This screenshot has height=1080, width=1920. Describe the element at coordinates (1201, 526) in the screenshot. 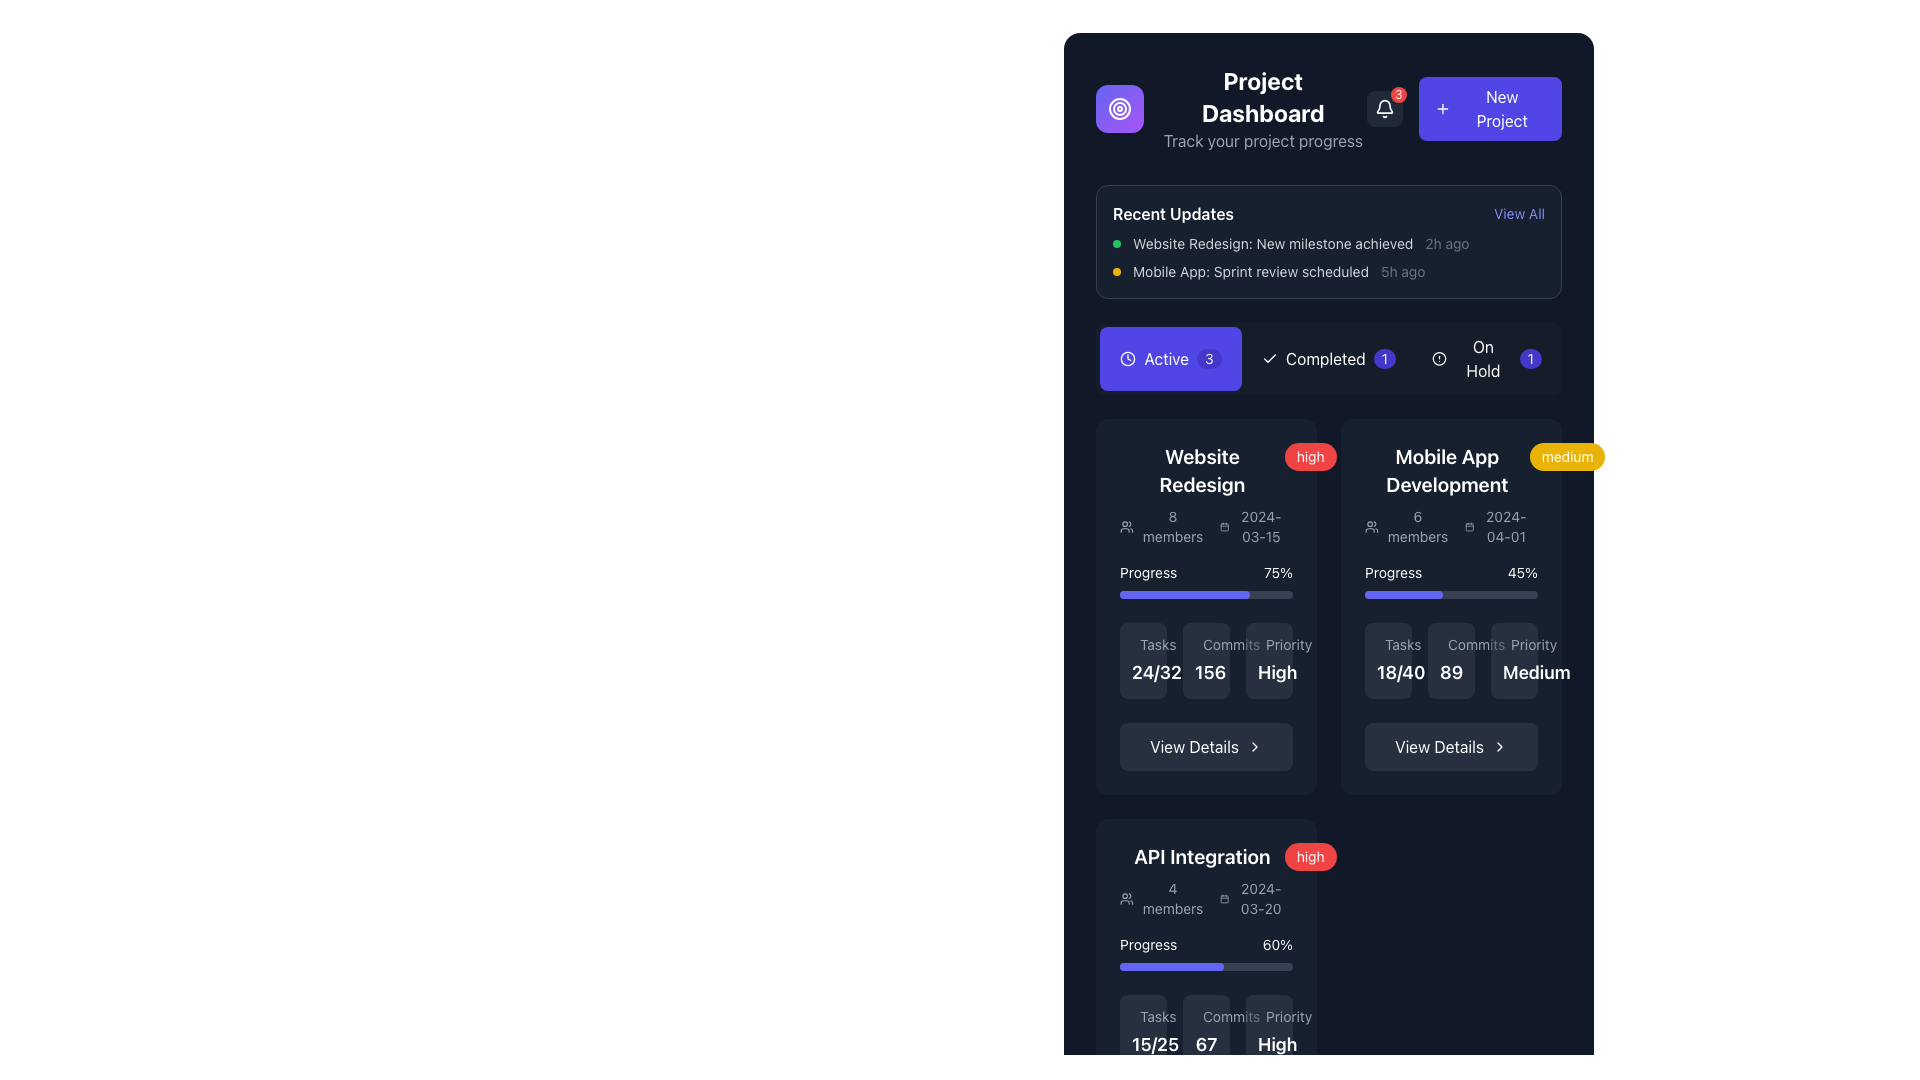

I see `the details of the text information display showing '8 members' and '2024-03-15' within the 'Website Redesign' project card` at that location.